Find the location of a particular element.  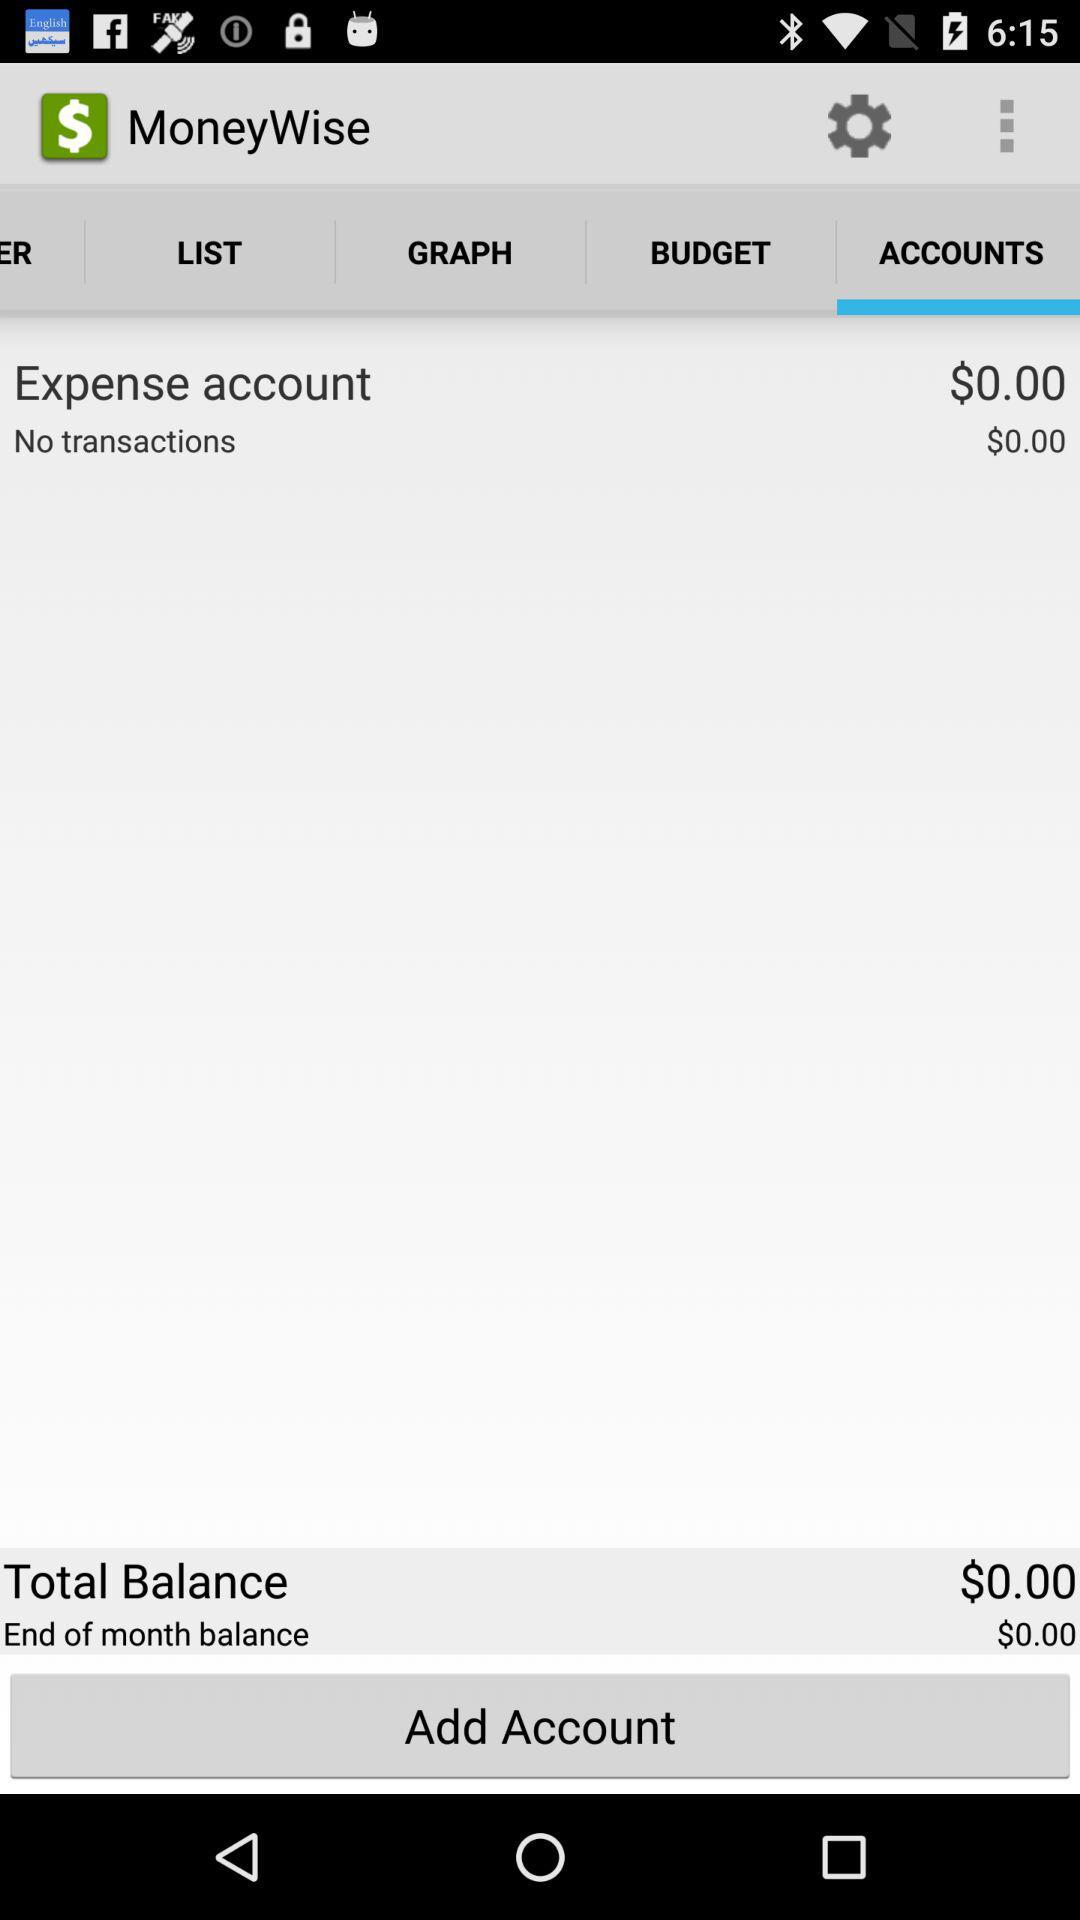

the item below the end of month item is located at coordinates (540, 1724).